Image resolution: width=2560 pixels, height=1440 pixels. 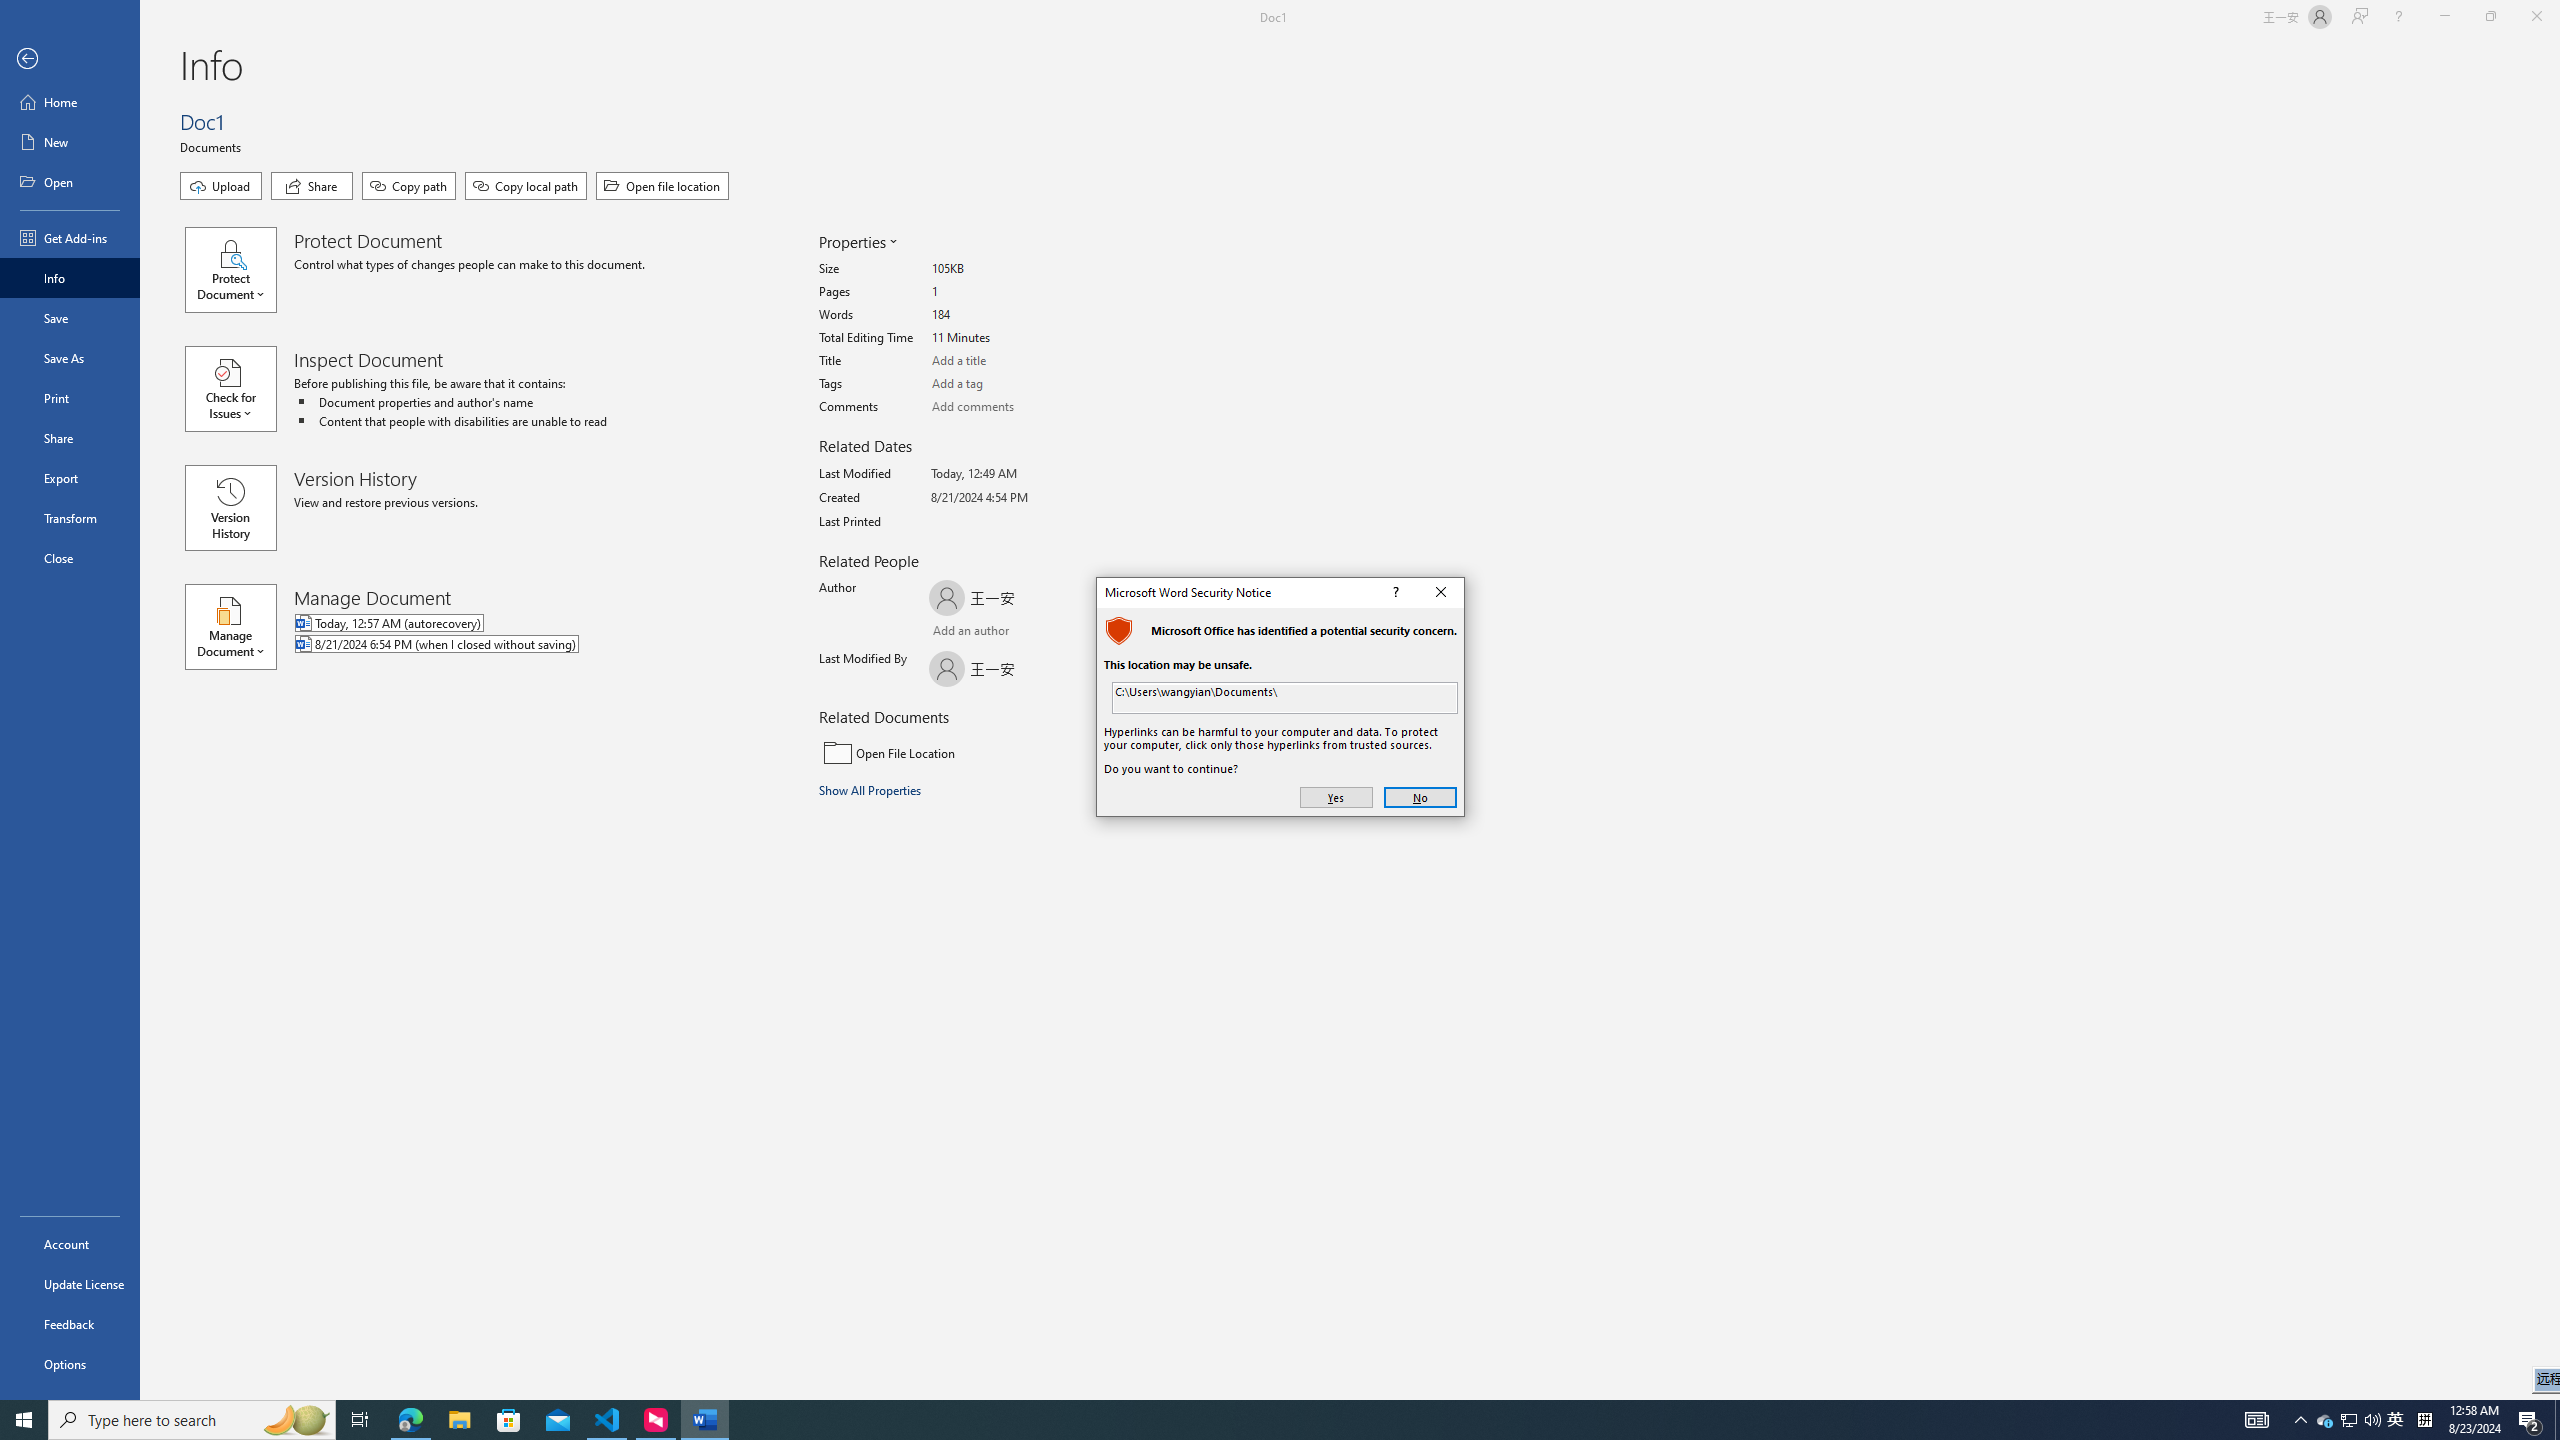 I want to click on 'Microsoft Edge - 1 running window', so click(x=409, y=1418).